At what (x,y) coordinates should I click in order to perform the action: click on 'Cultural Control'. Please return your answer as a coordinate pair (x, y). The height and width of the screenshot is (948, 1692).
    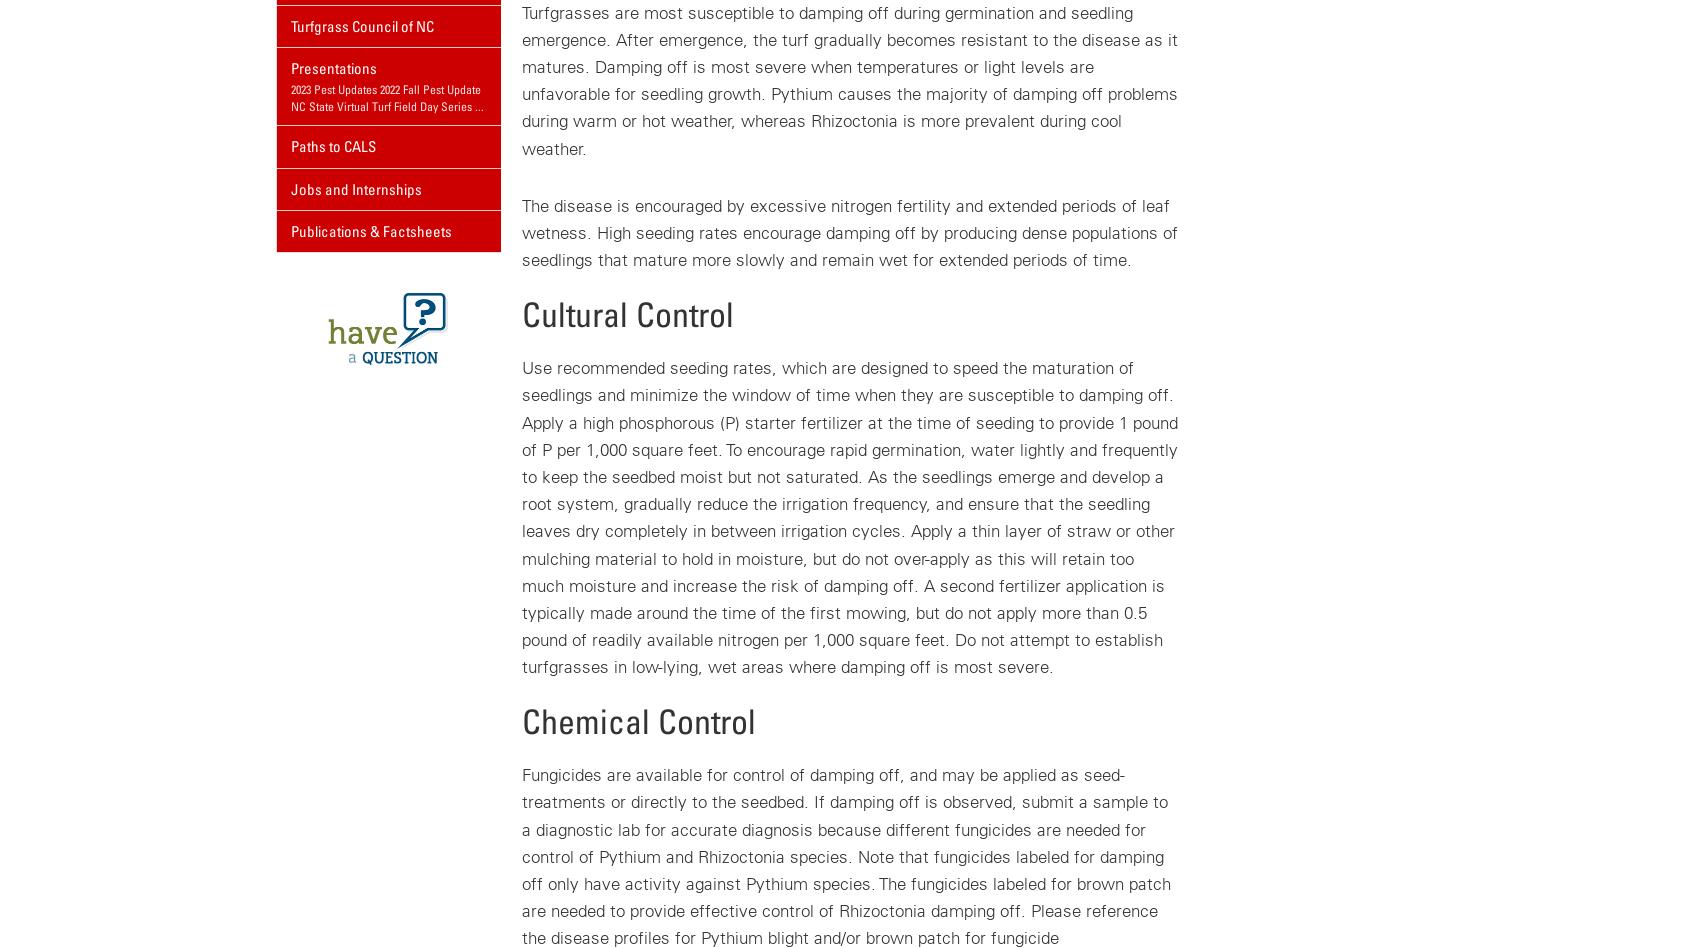
    Looking at the image, I should click on (626, 313).